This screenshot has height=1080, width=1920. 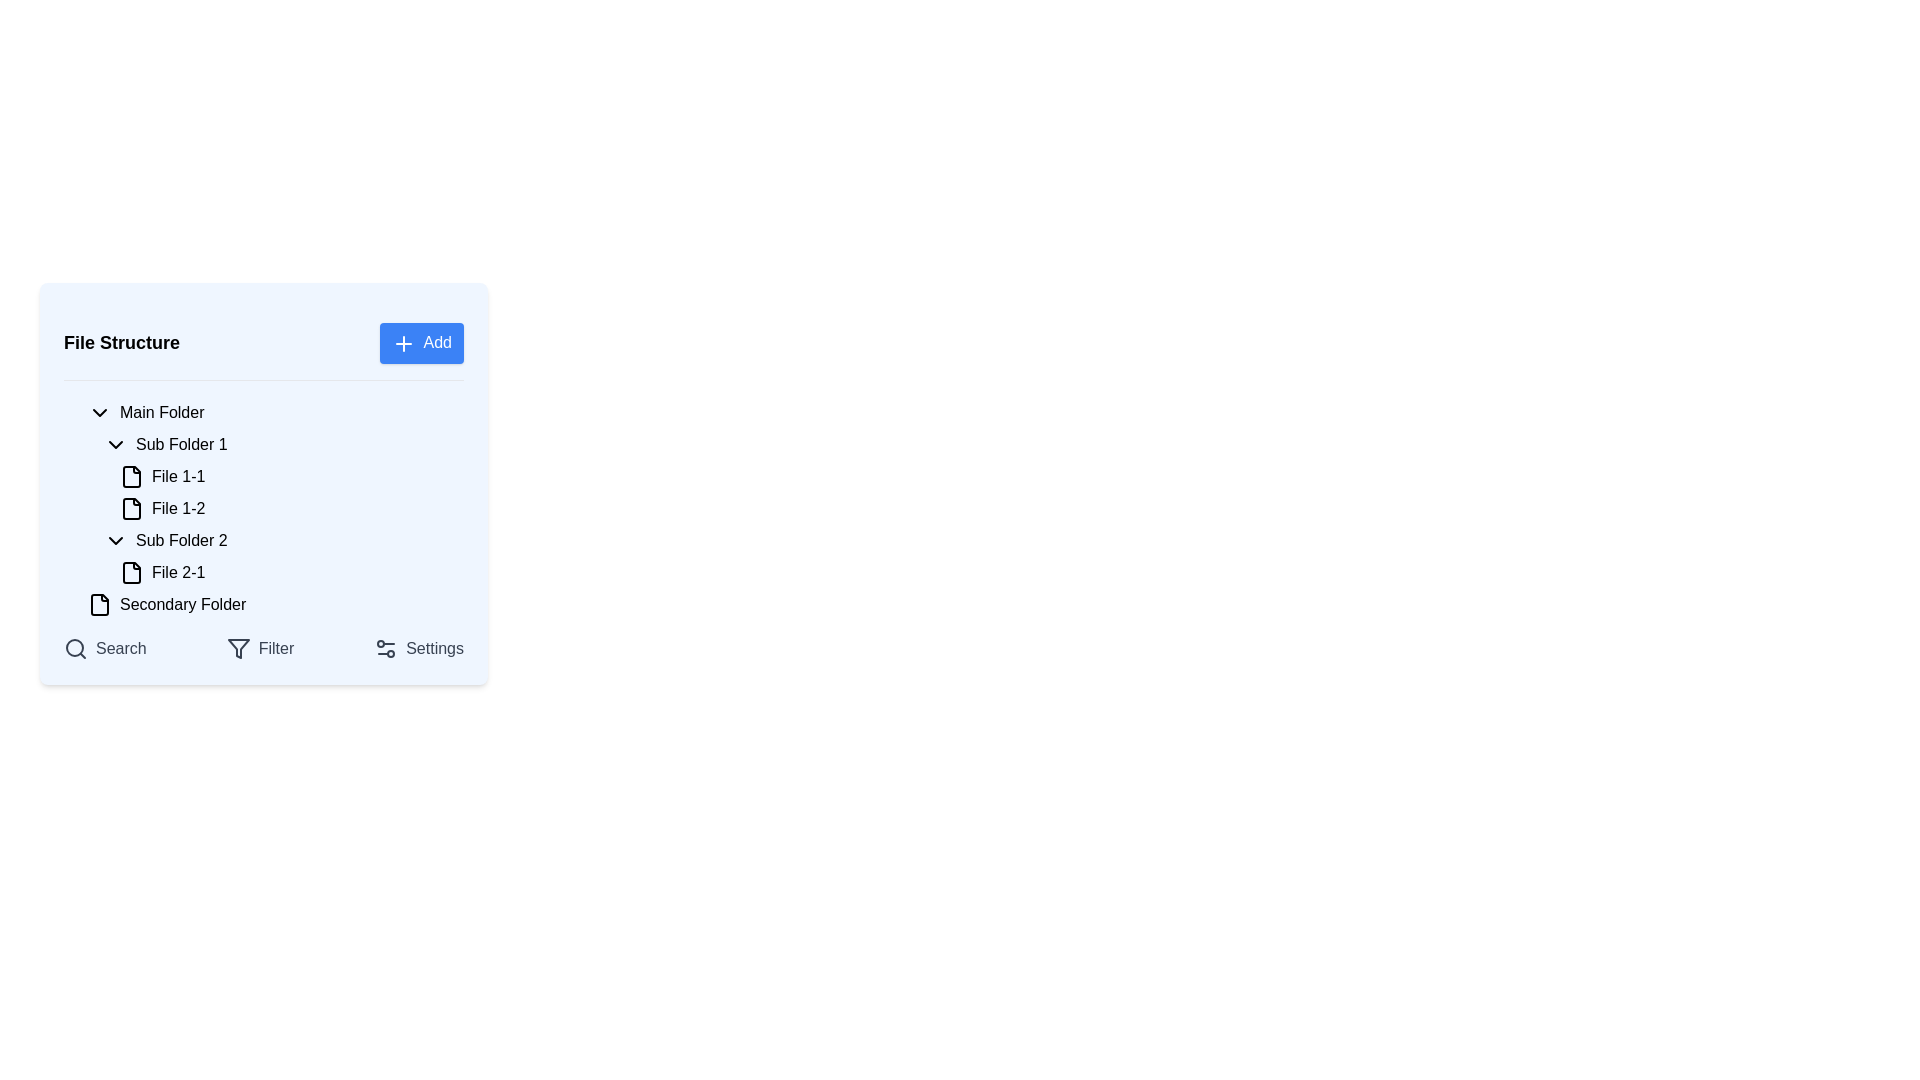 What do you see at coordinates (131, 507) in the screenshot?
I see `the file icon representing 'File 1-2'` at bounding box center [131, 507].